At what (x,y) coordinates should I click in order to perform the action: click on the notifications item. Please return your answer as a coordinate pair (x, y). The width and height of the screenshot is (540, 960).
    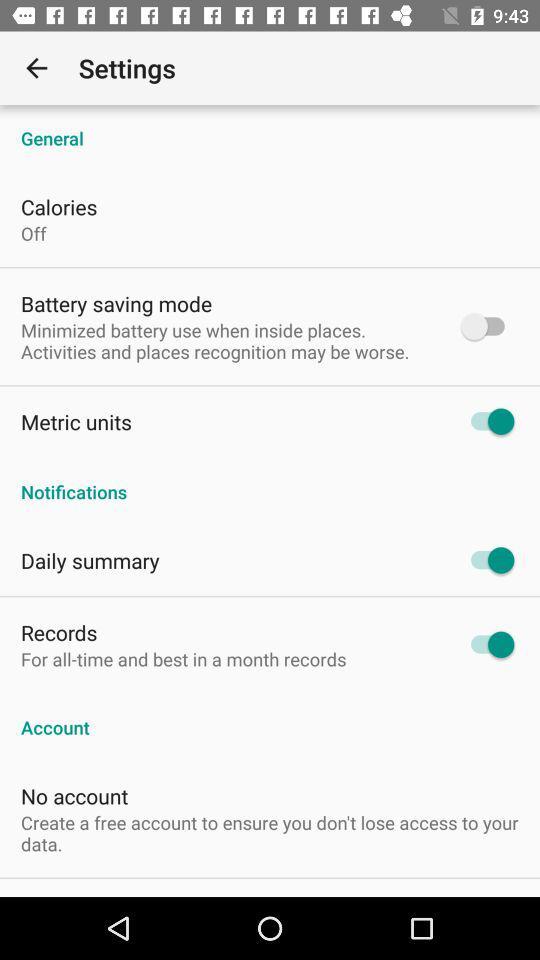
    Looking at the image, I should click on (270, 480).